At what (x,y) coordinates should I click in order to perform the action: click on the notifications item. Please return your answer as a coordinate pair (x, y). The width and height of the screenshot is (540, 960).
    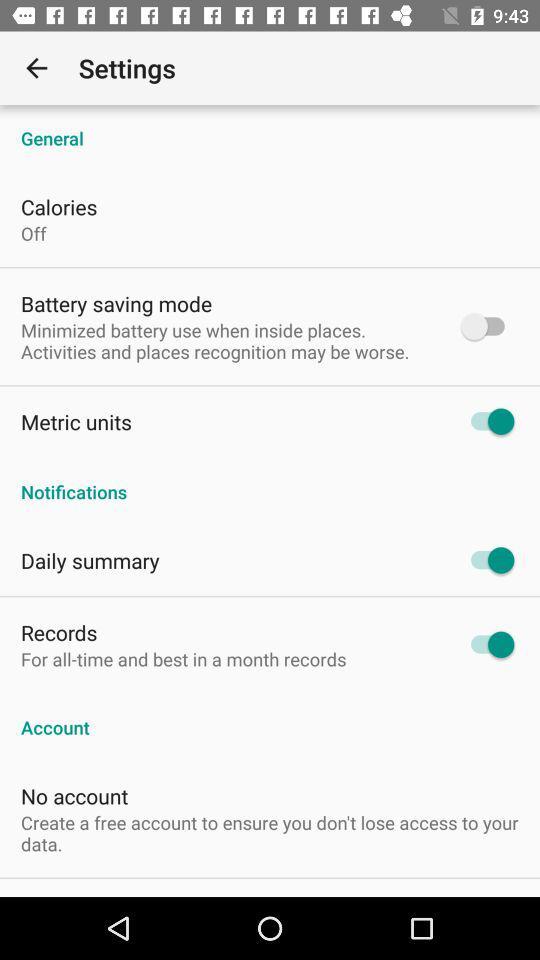
    Looking at the image, I should click on (270, 480).